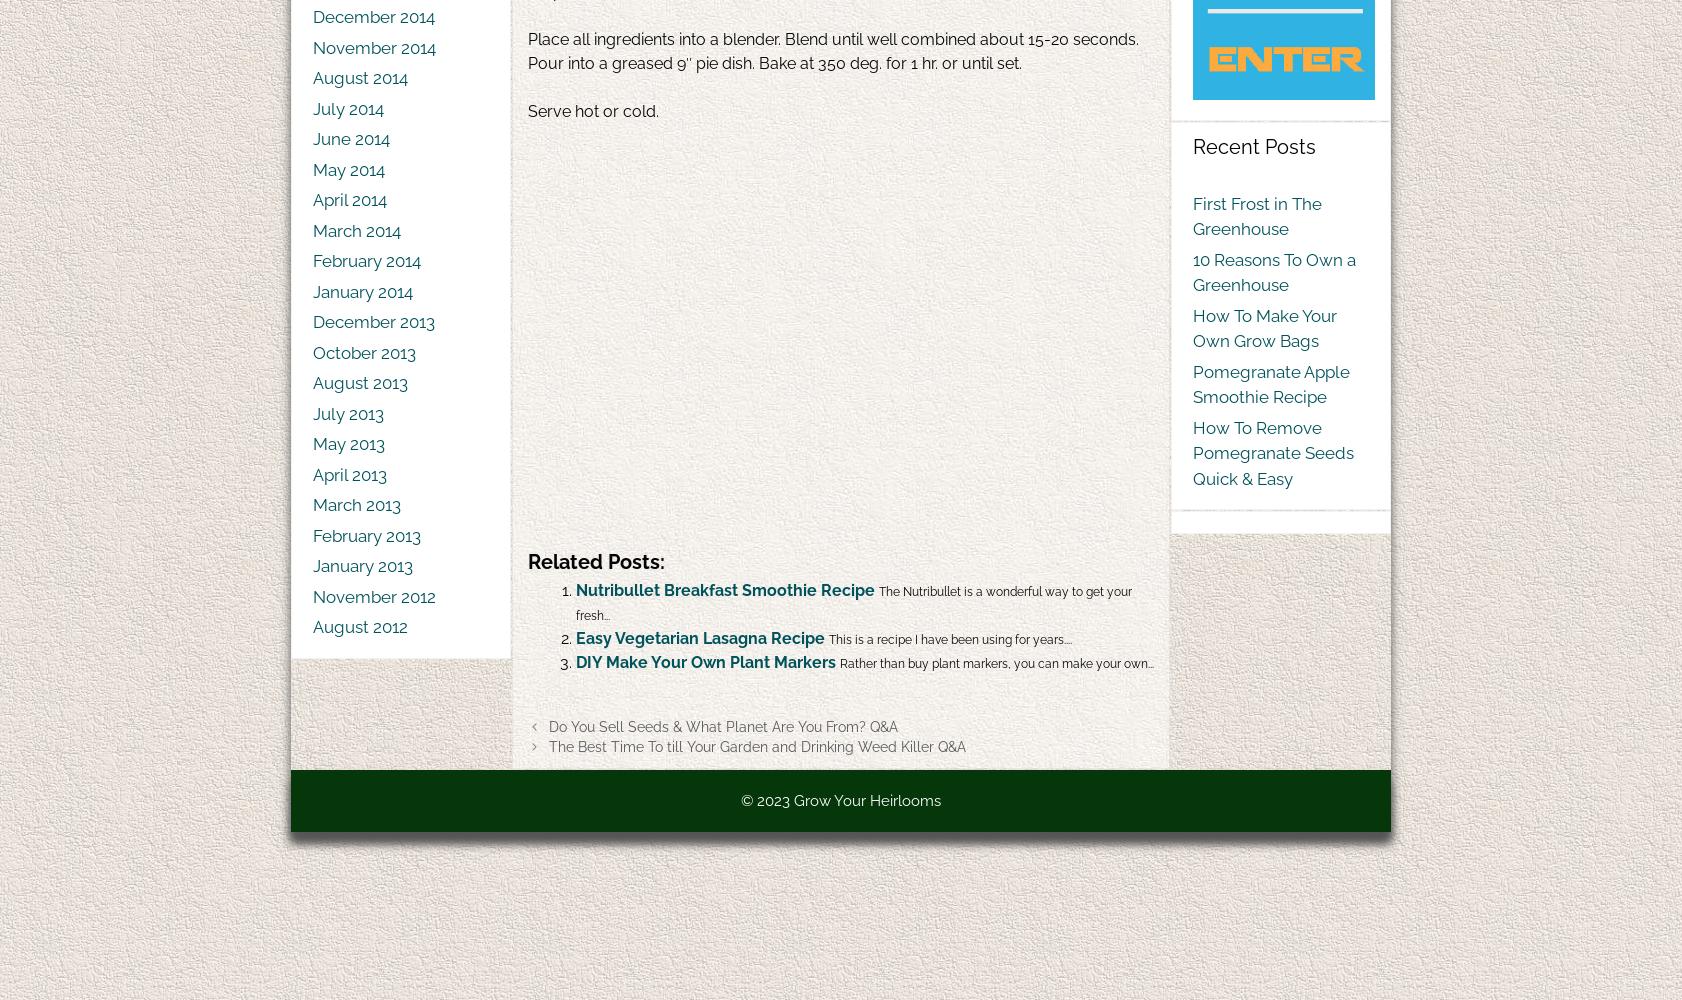  What do you see at coordinates (1274, 272) in the screenshot?
I see `'10 Reasons To Own a Greenhouse'` at bounding box center [1274, 272].